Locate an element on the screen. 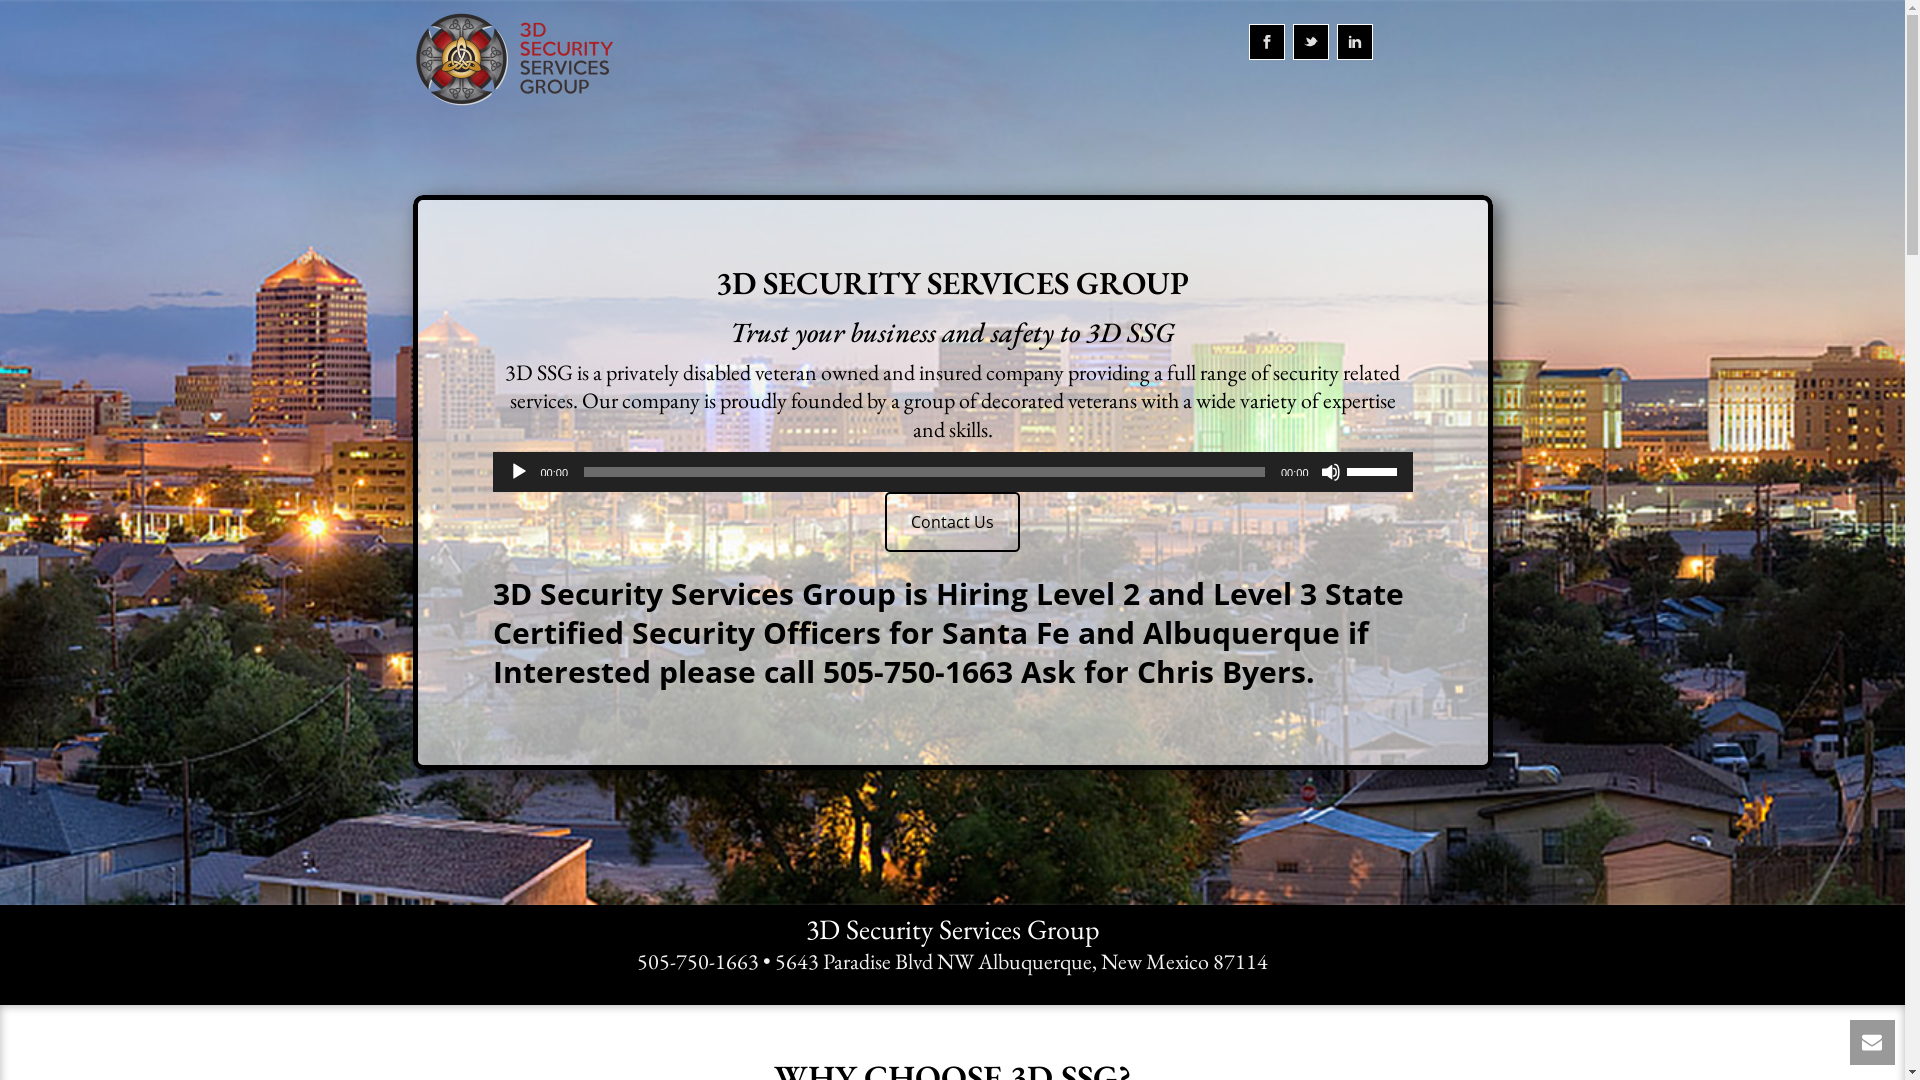 This screenshot has height=1080, width=1920. 'Mute' is located at coordinates (1320, 471).